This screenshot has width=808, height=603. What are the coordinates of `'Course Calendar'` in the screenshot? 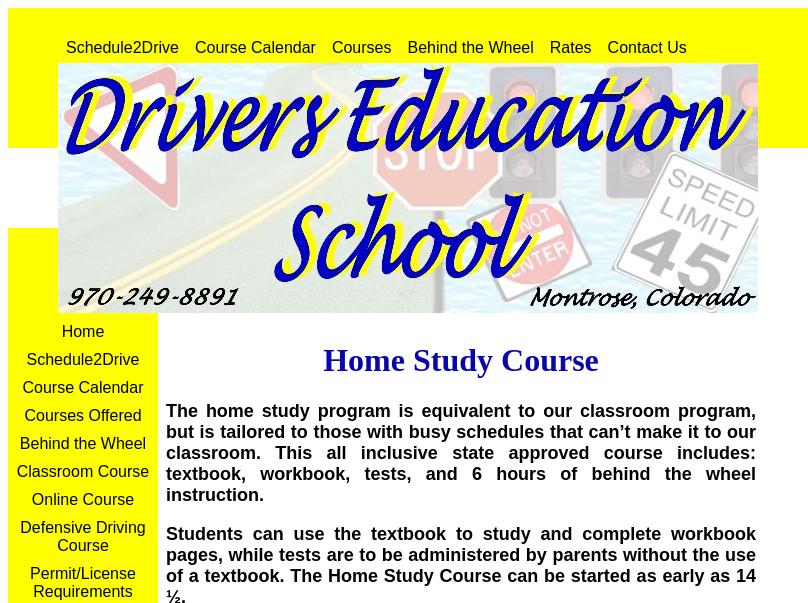 It's located at (82, 387).